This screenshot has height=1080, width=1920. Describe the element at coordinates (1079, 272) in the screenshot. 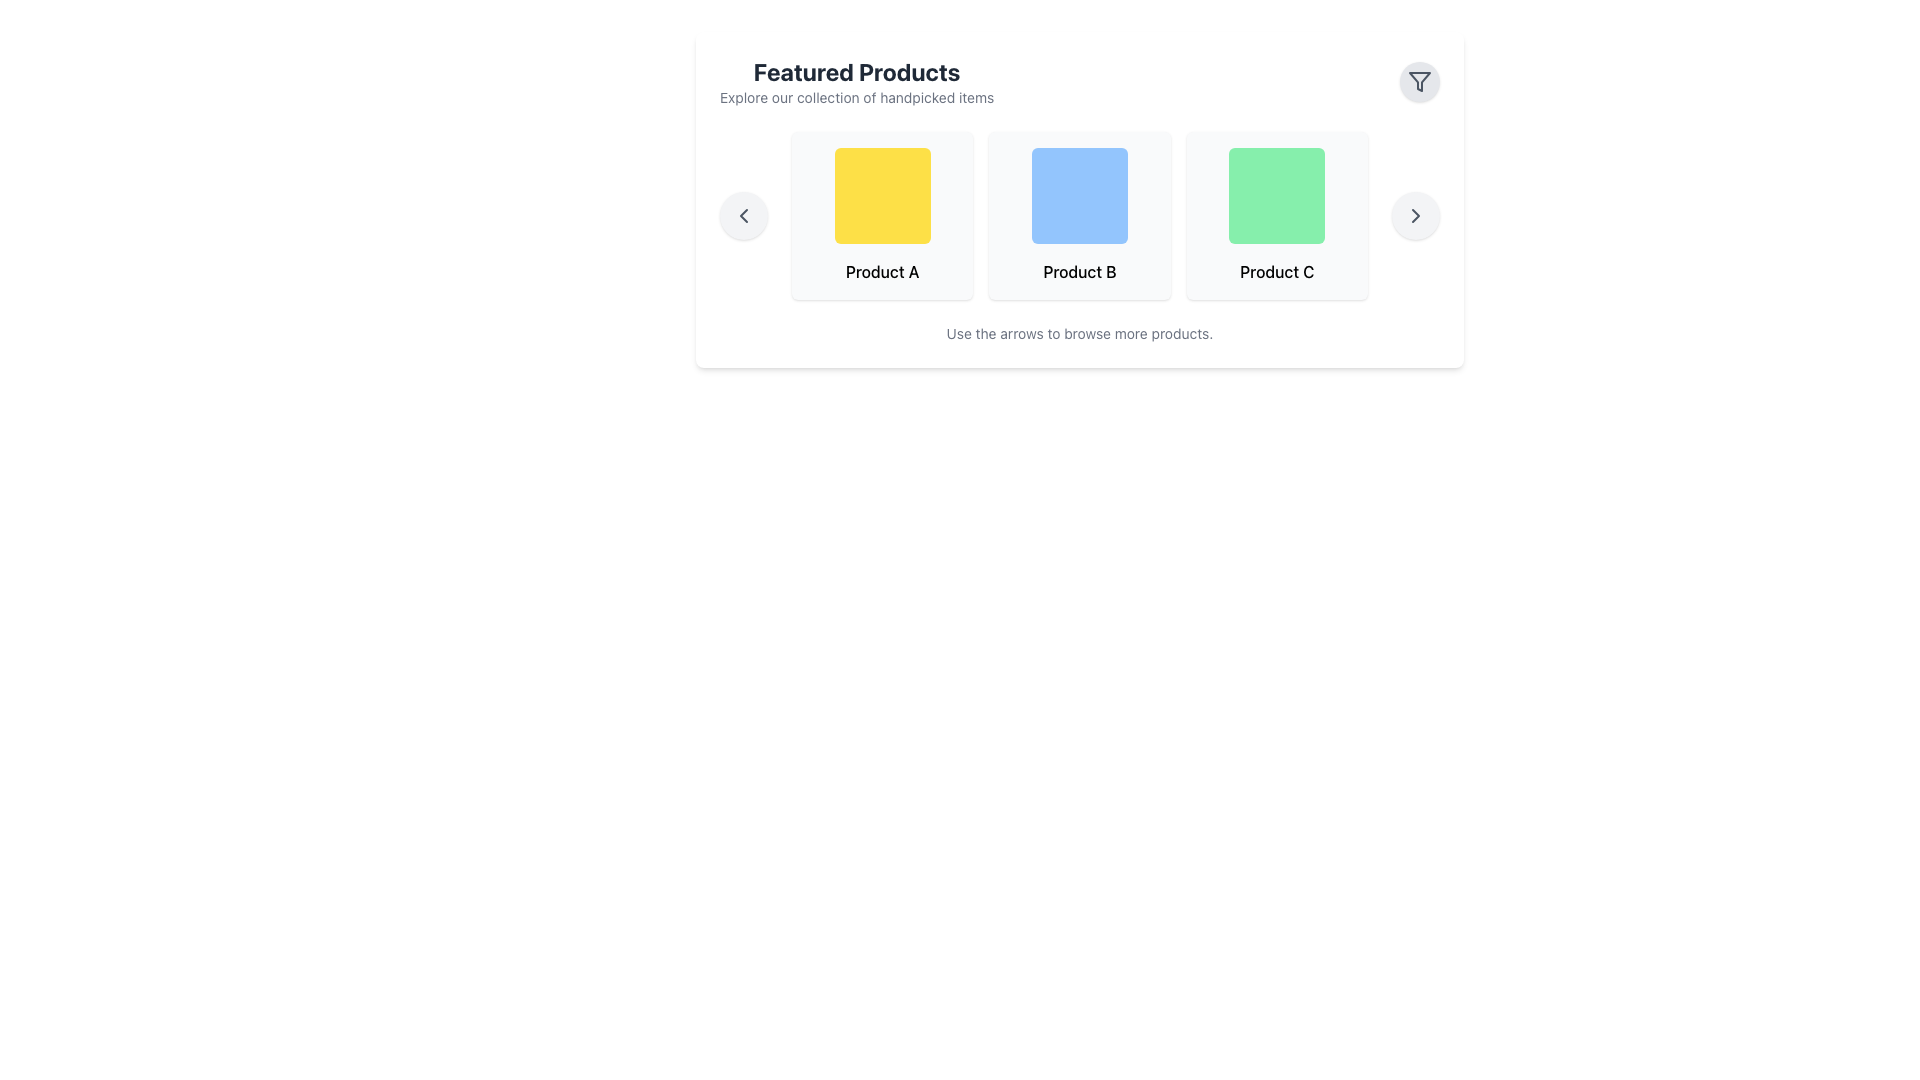

I see `text label 'Product B' located at the bottom center of the second card in a horizontal arrangement of three cards, which is identified by the blue square graphic above it` at that location.